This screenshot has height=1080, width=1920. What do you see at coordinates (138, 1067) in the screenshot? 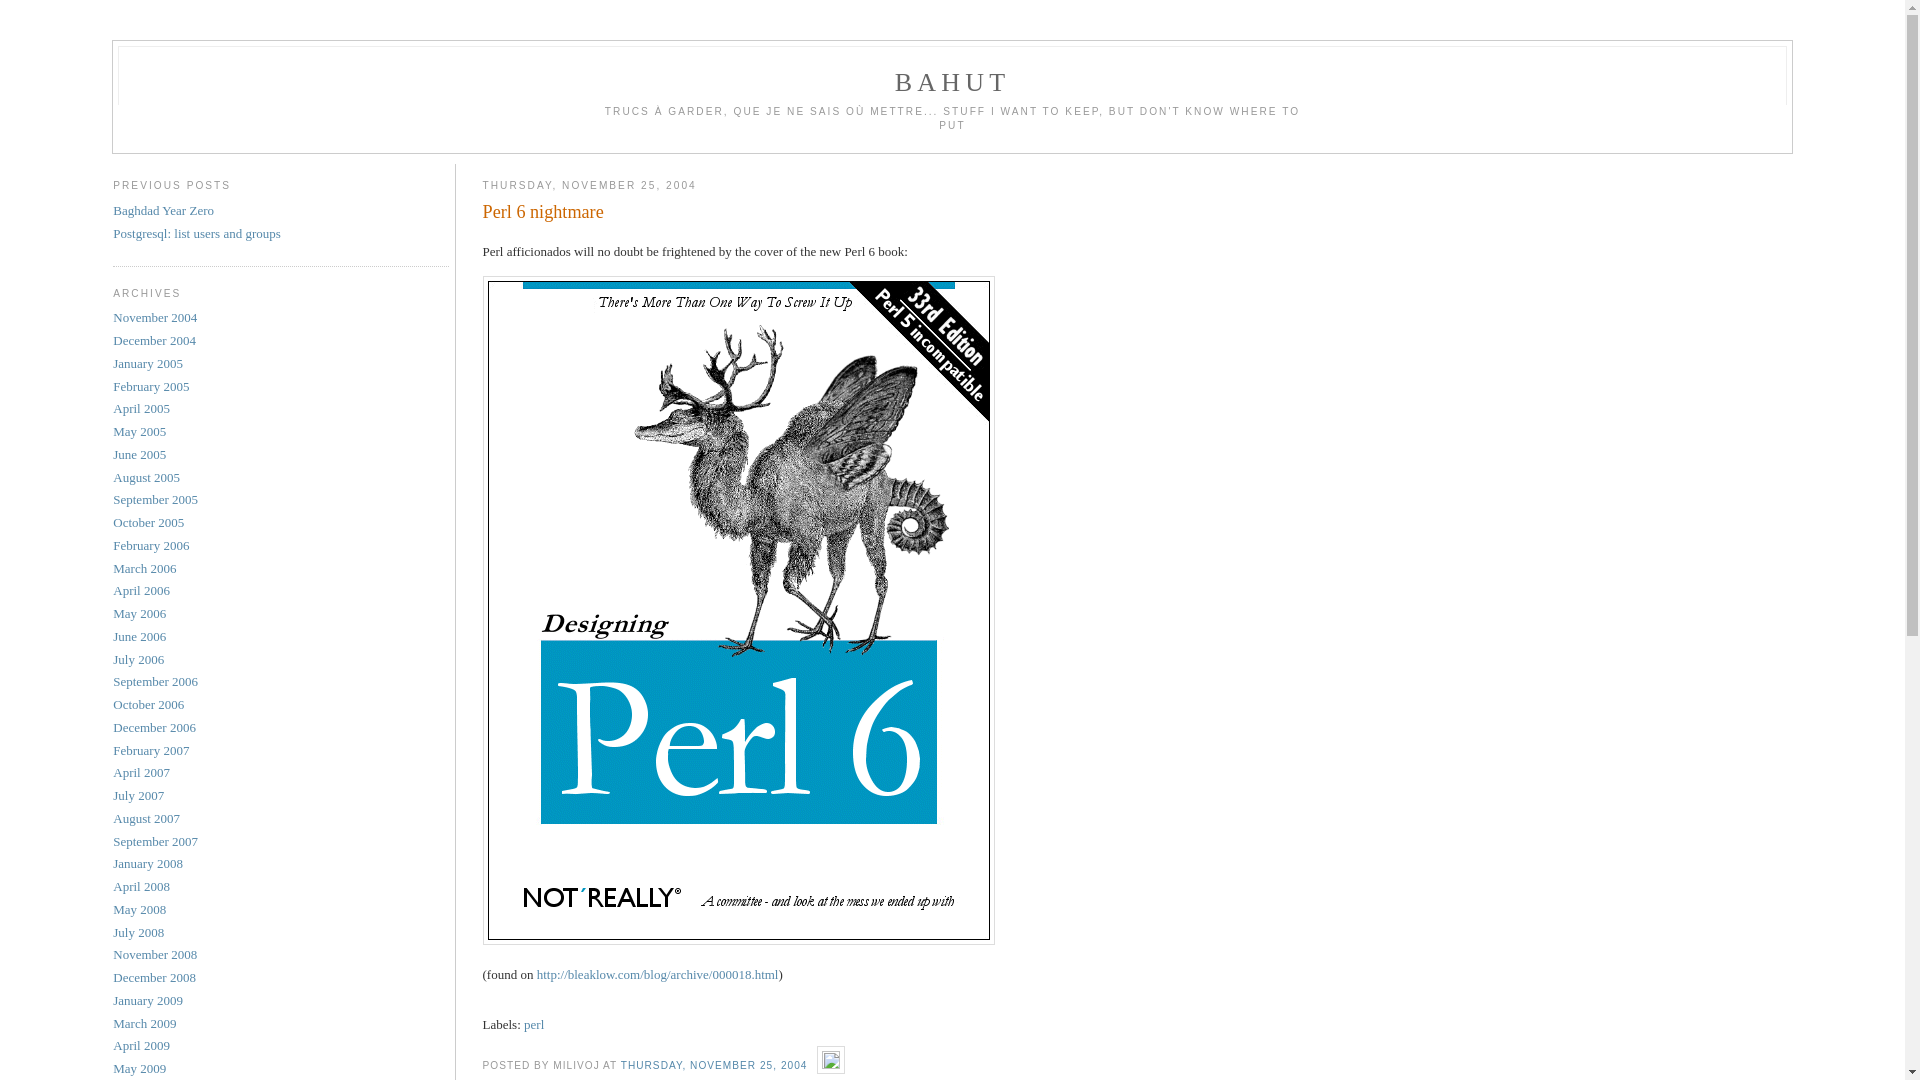
I see `'May 2009'` at bounding box center [138, 1067].